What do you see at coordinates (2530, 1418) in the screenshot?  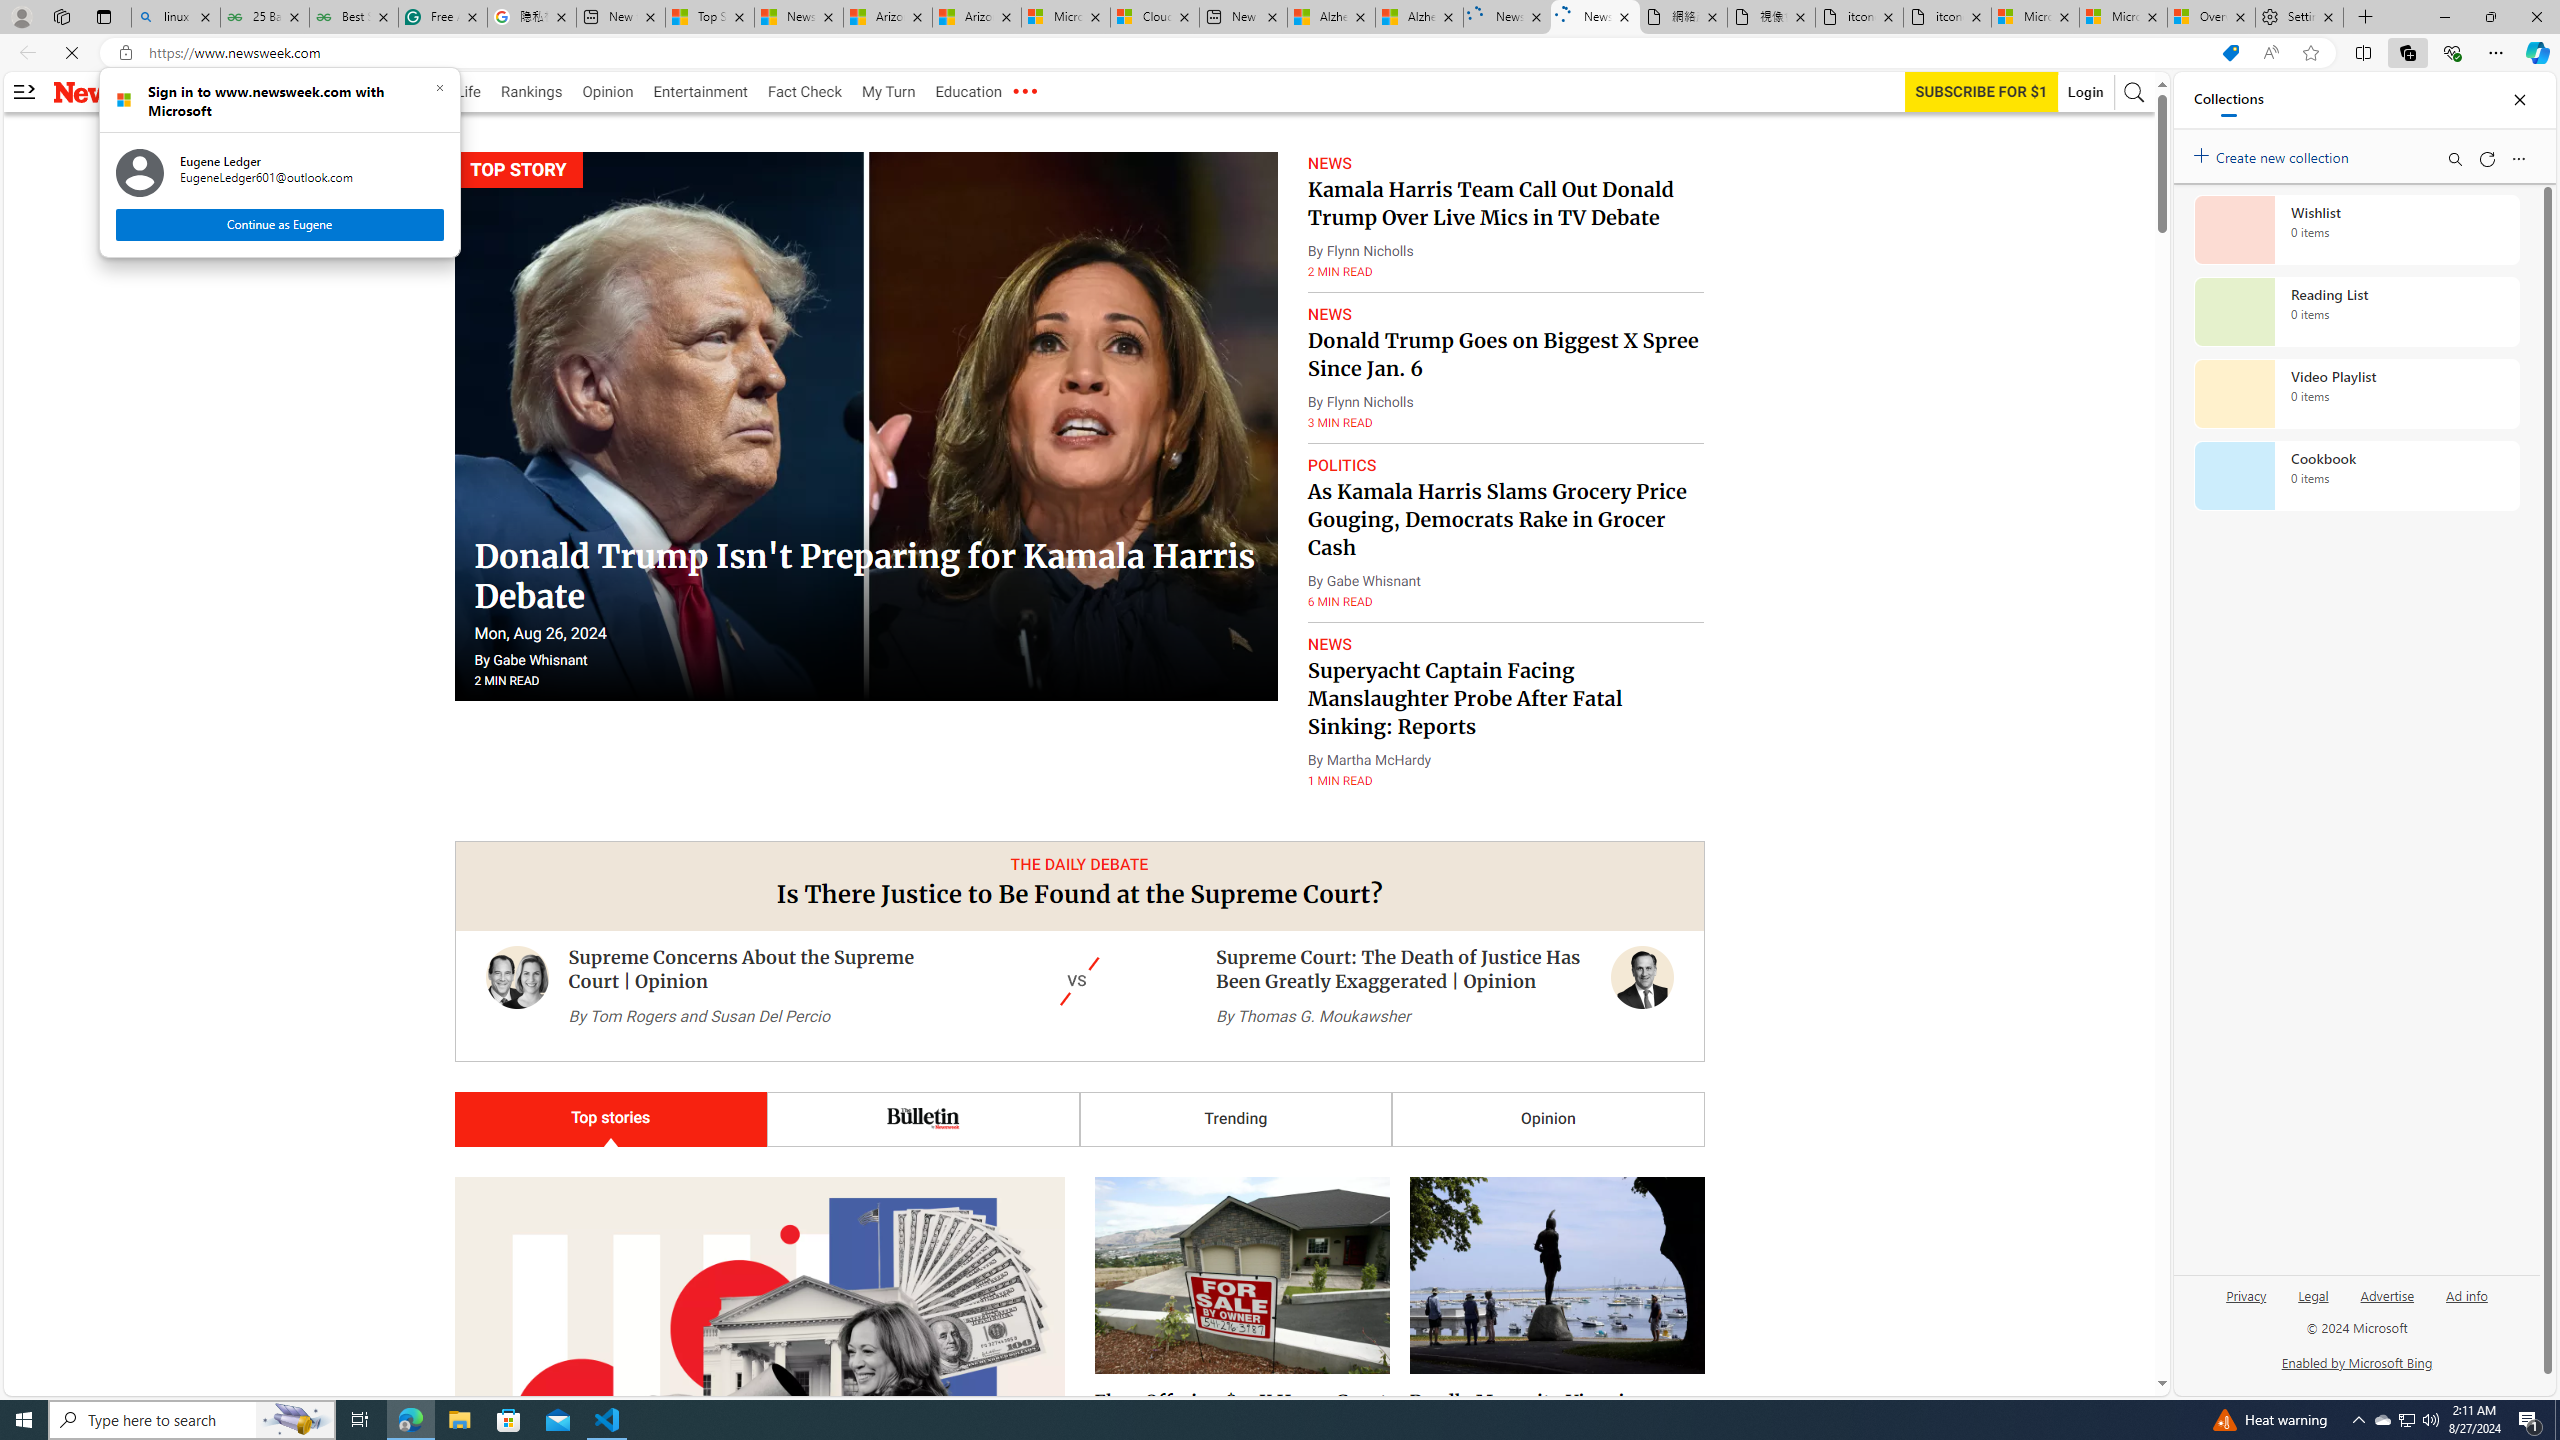 I see `'Action Center, 1 new notification'` at bounding box center [2530, 1418].